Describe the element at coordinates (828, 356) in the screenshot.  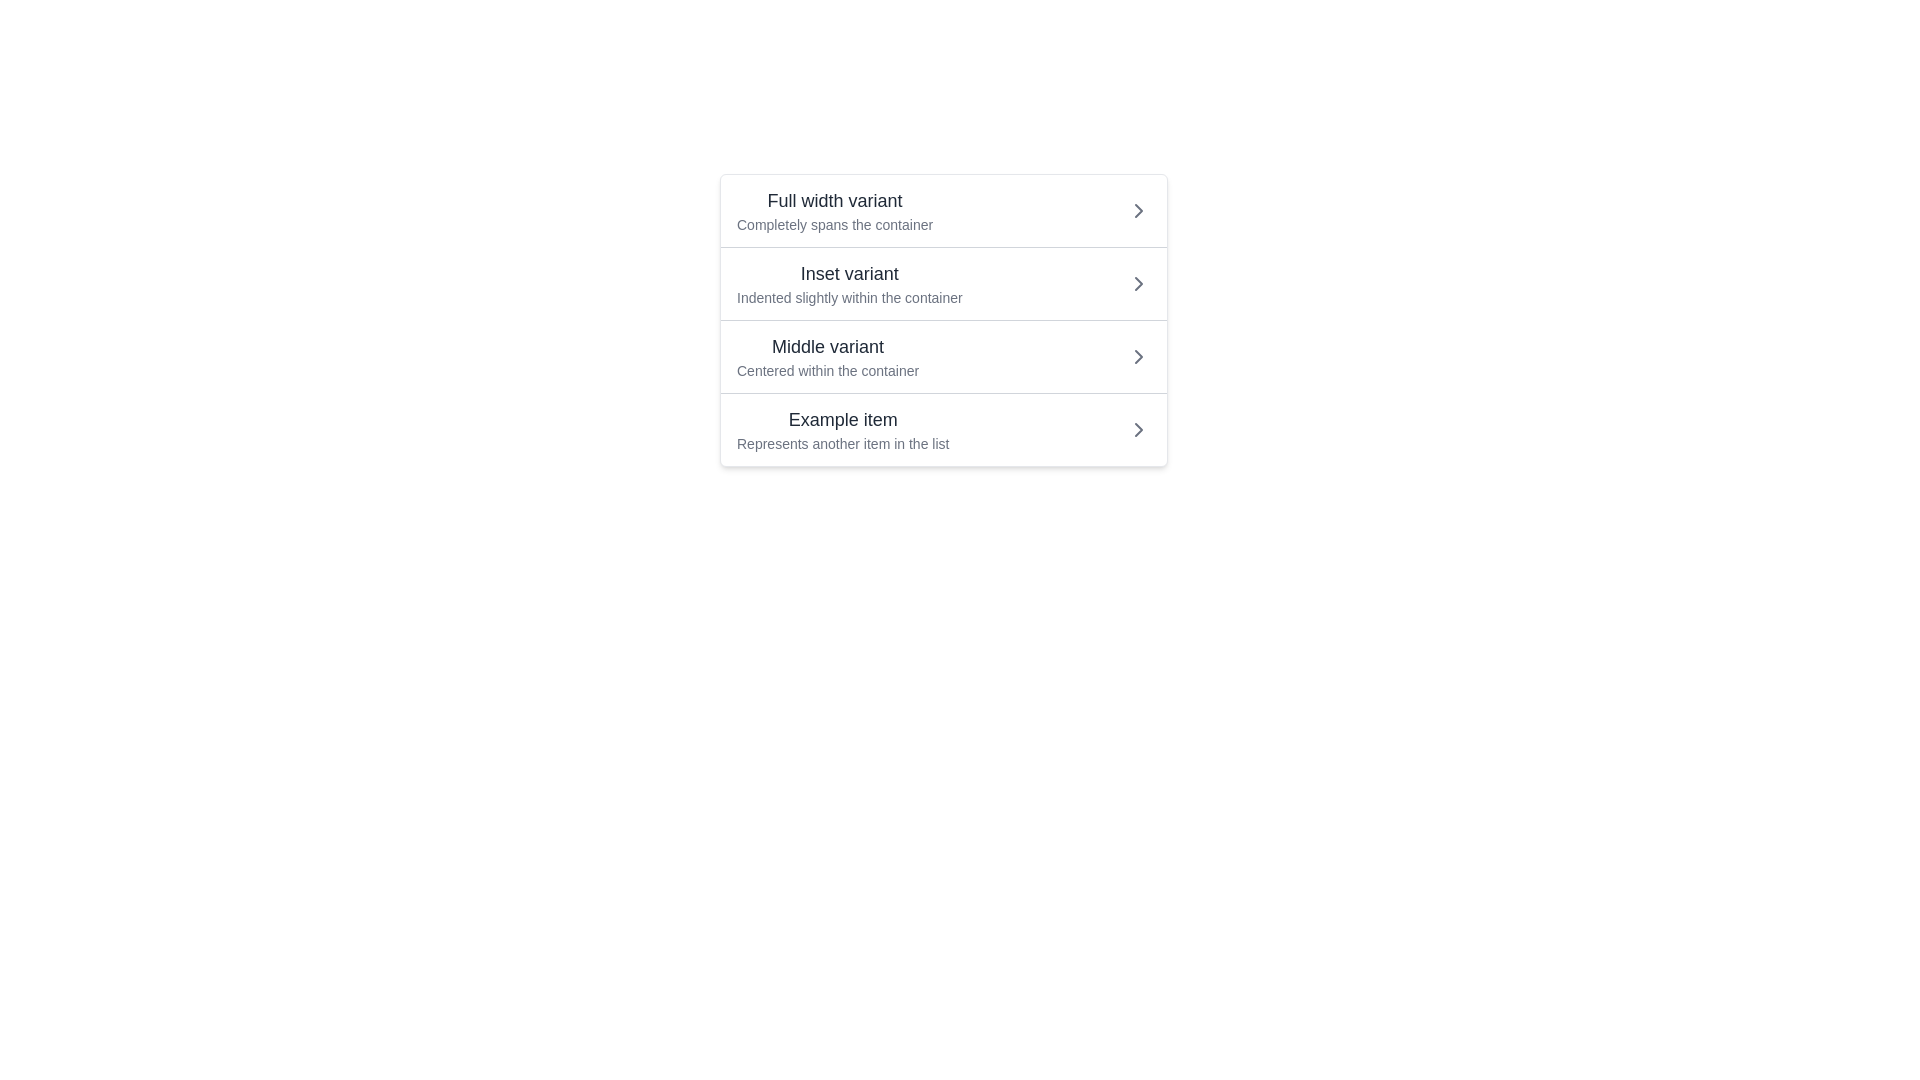
I see `the third list item labeled 'Middle variant' which has a prominent bold title and a smaller subtitle` at that location.